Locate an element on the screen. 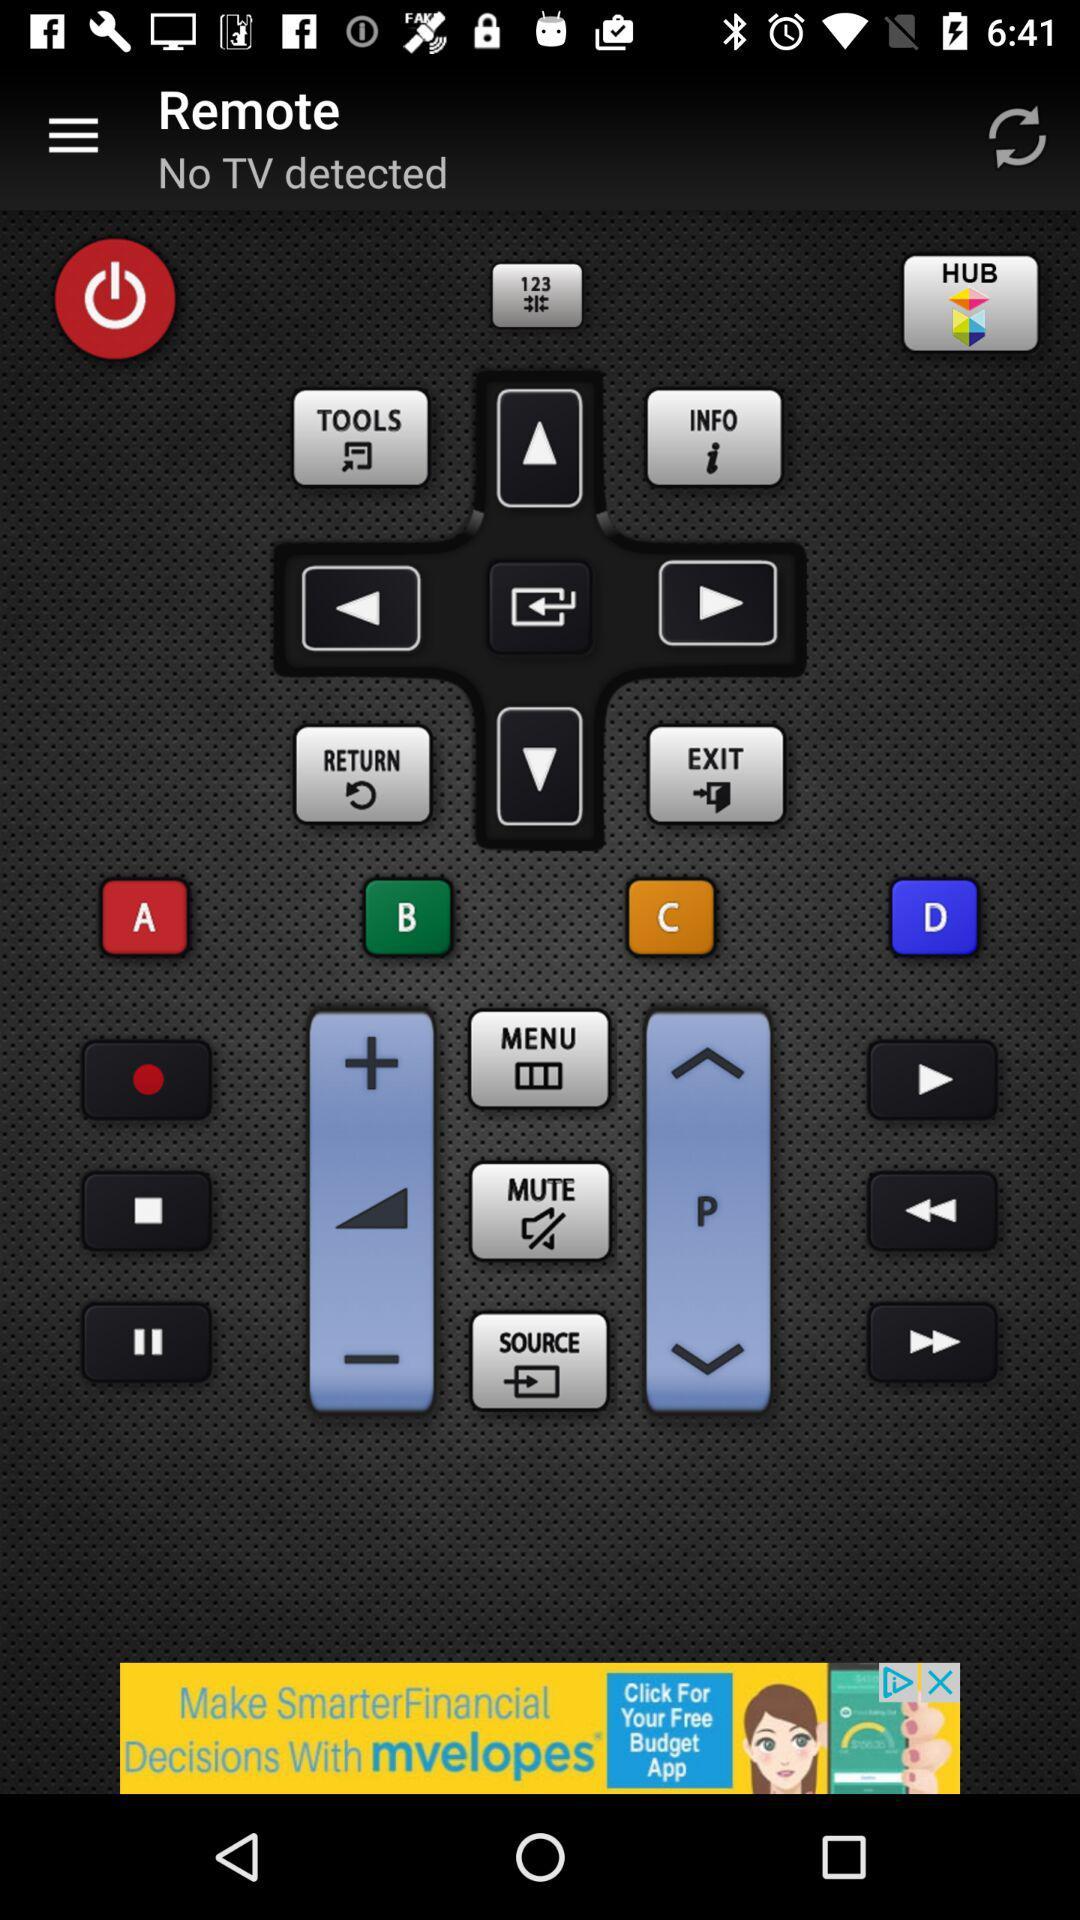  source option is located at coordinates (540, 1362).